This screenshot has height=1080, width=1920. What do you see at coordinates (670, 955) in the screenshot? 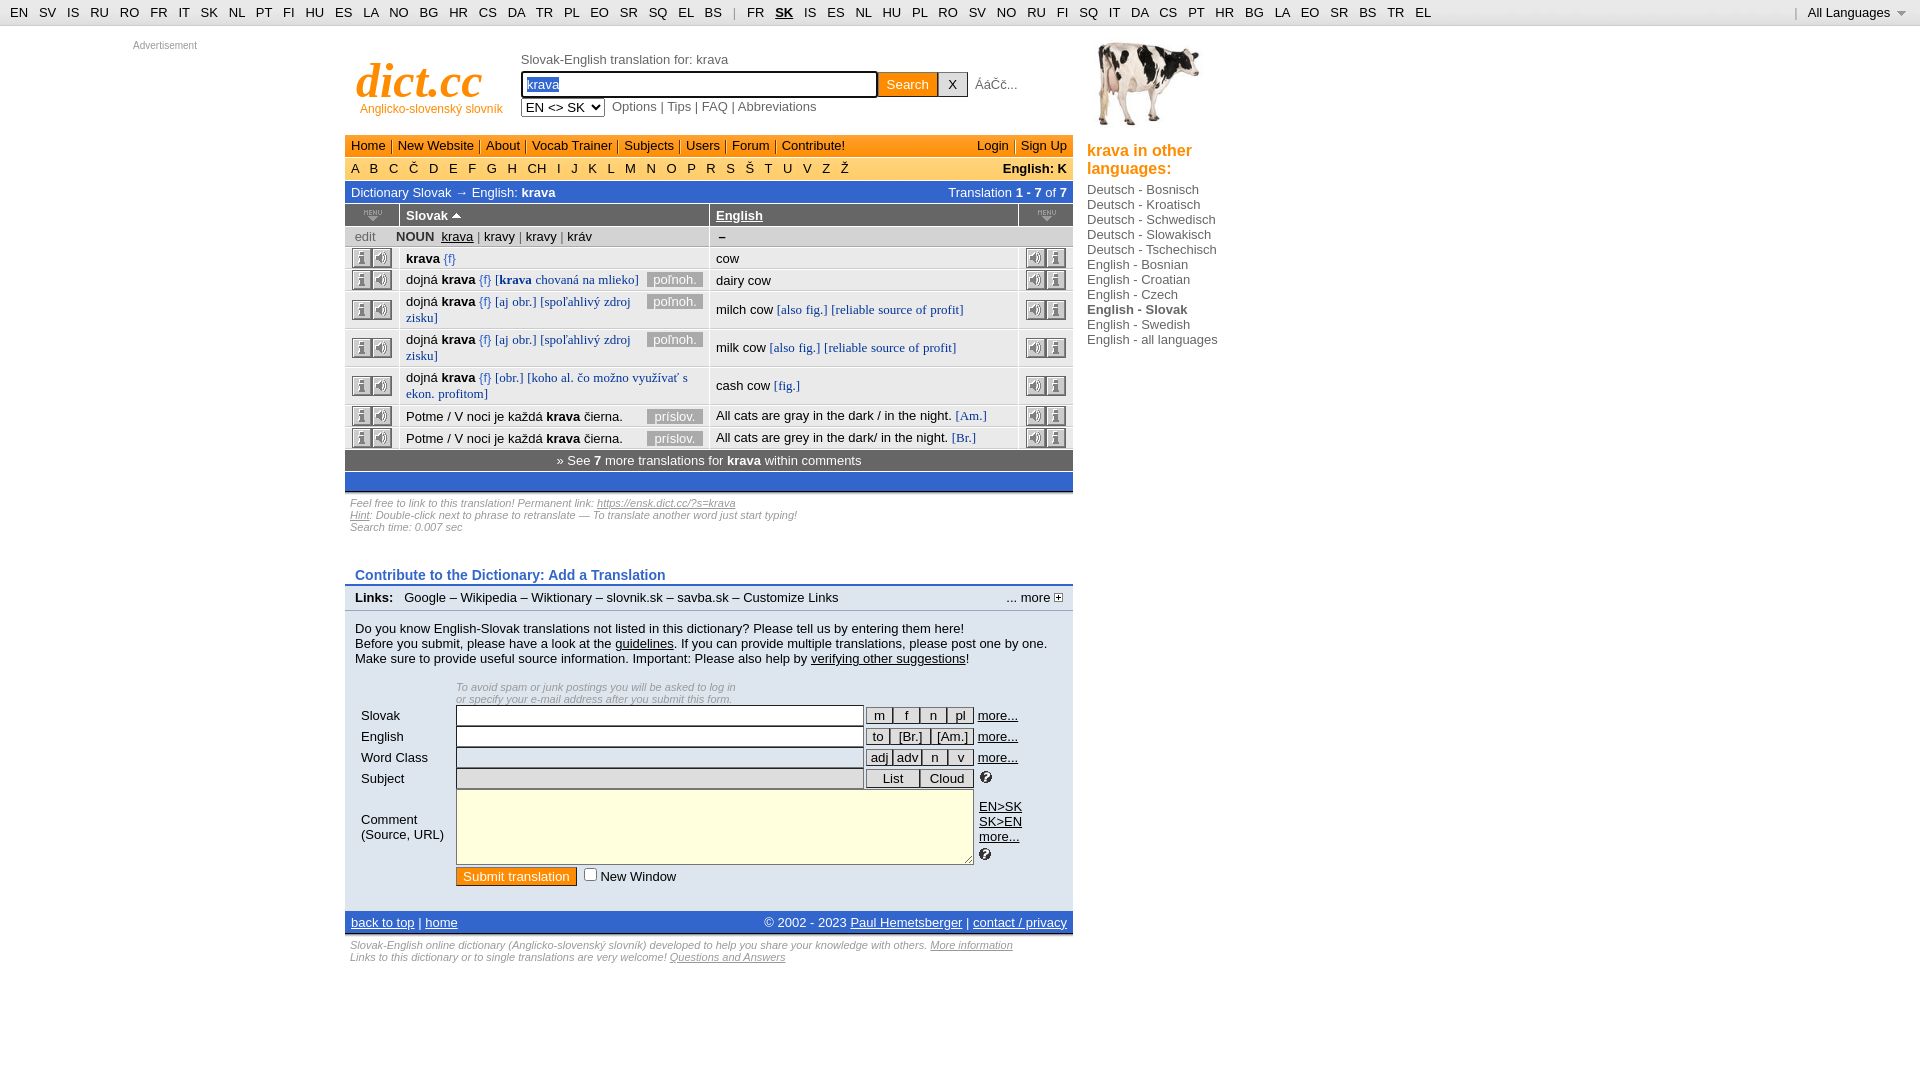
I see `'Questions and Answers'` at bounding box center [670, 955].